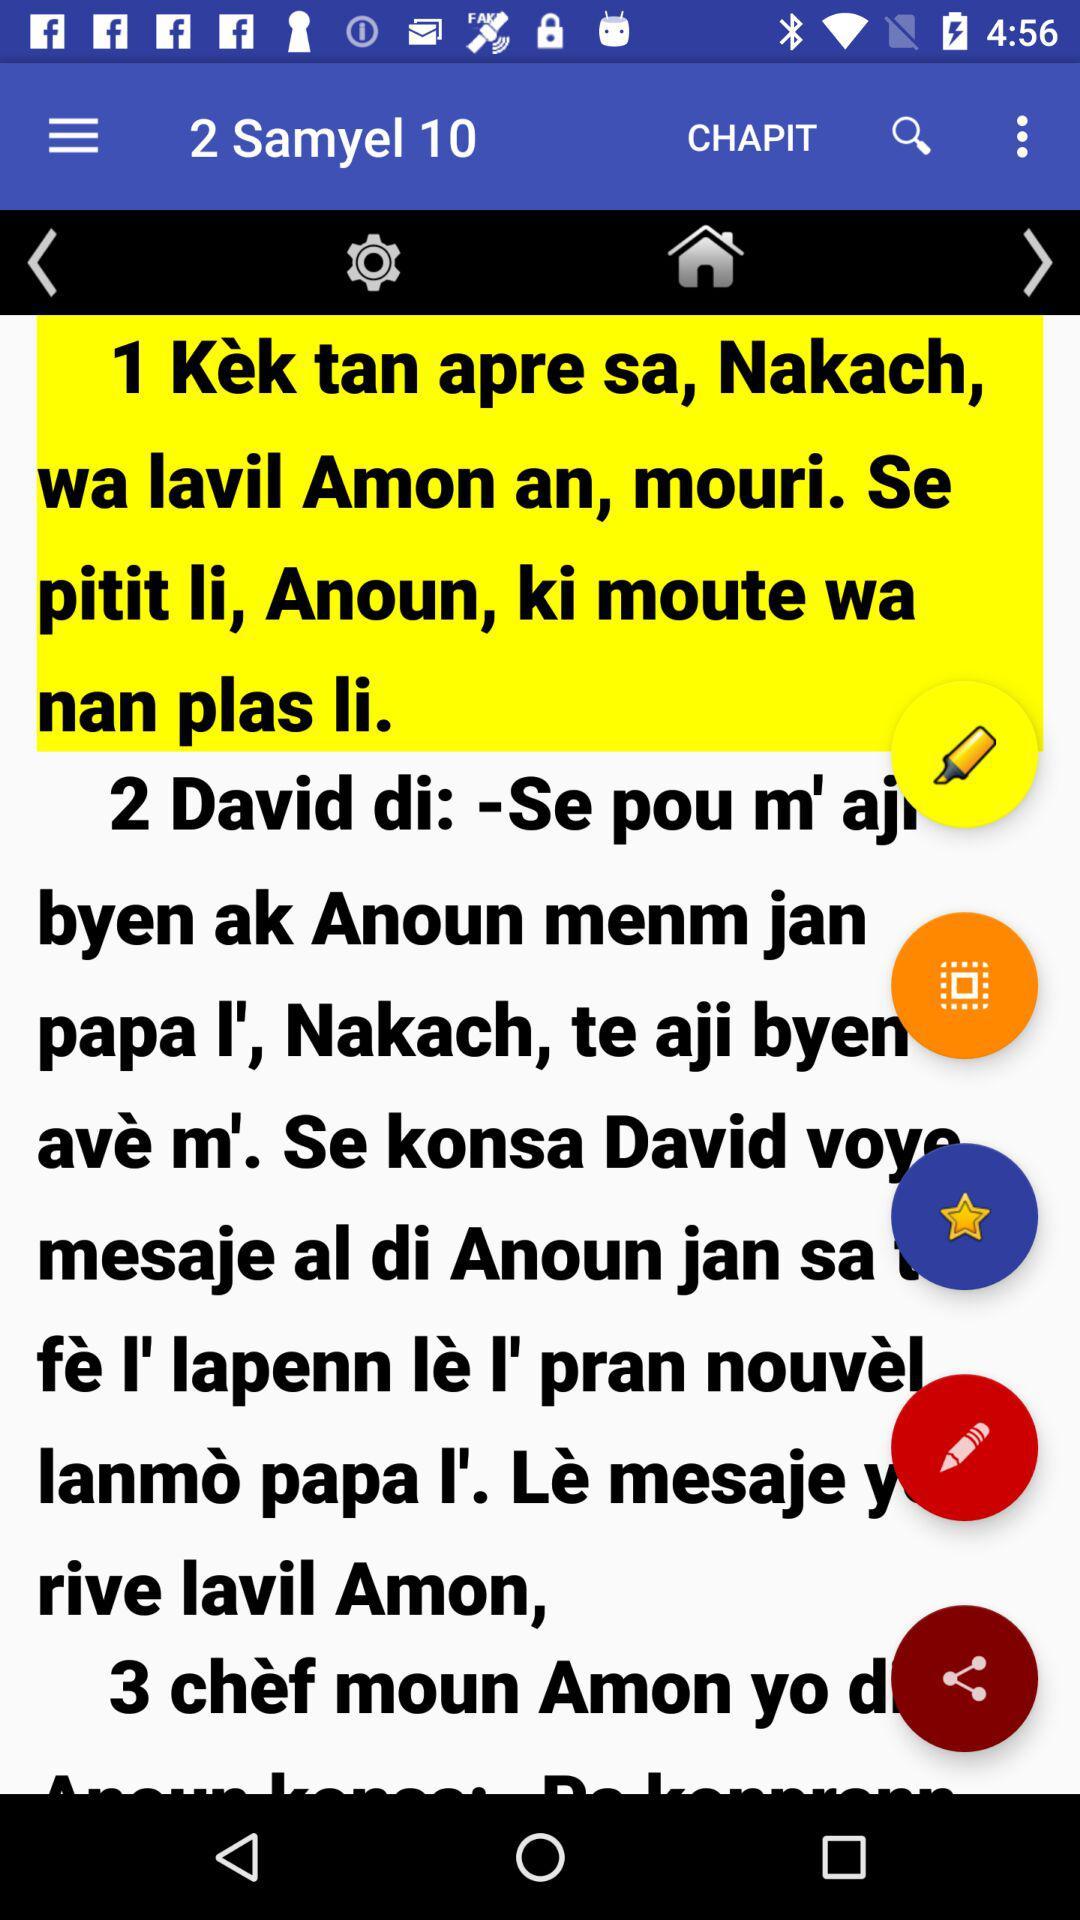 The image size is (1080, 1920). I want to click on the arrow_backward icon, so click(42, 261).